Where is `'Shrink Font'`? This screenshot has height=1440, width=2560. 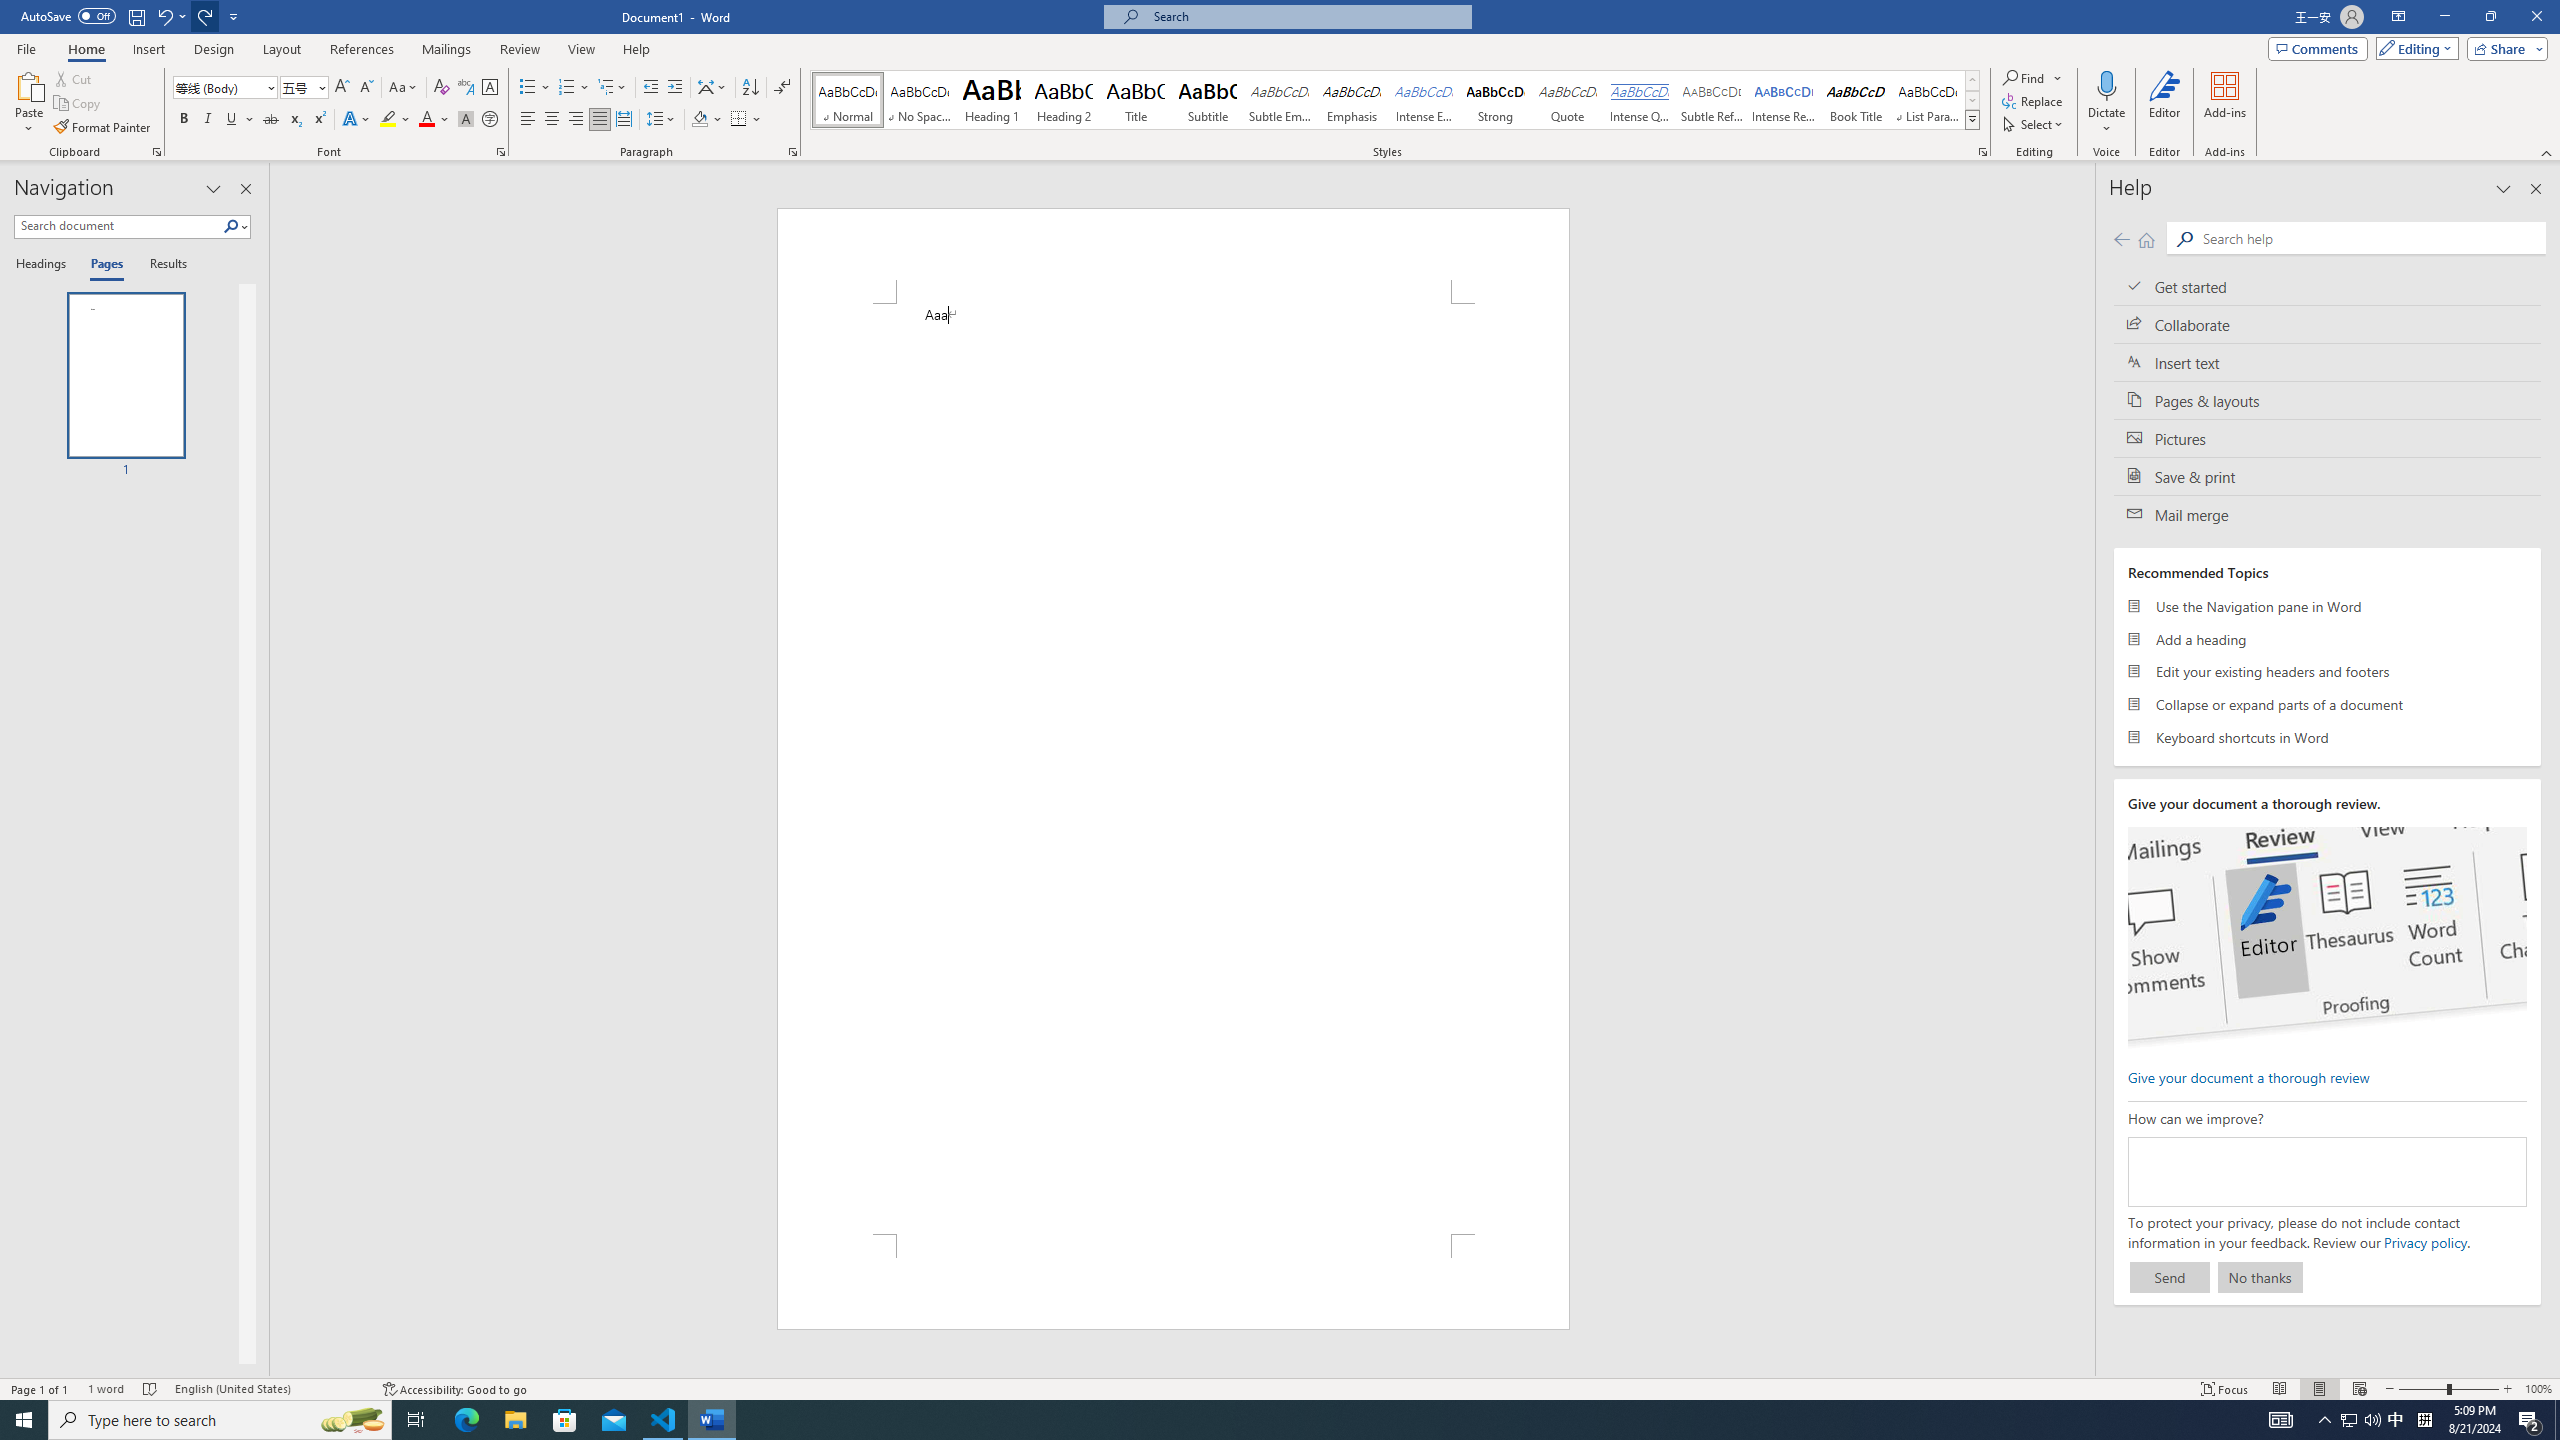
'Shrink Font' is located at coordinates (366, 87).